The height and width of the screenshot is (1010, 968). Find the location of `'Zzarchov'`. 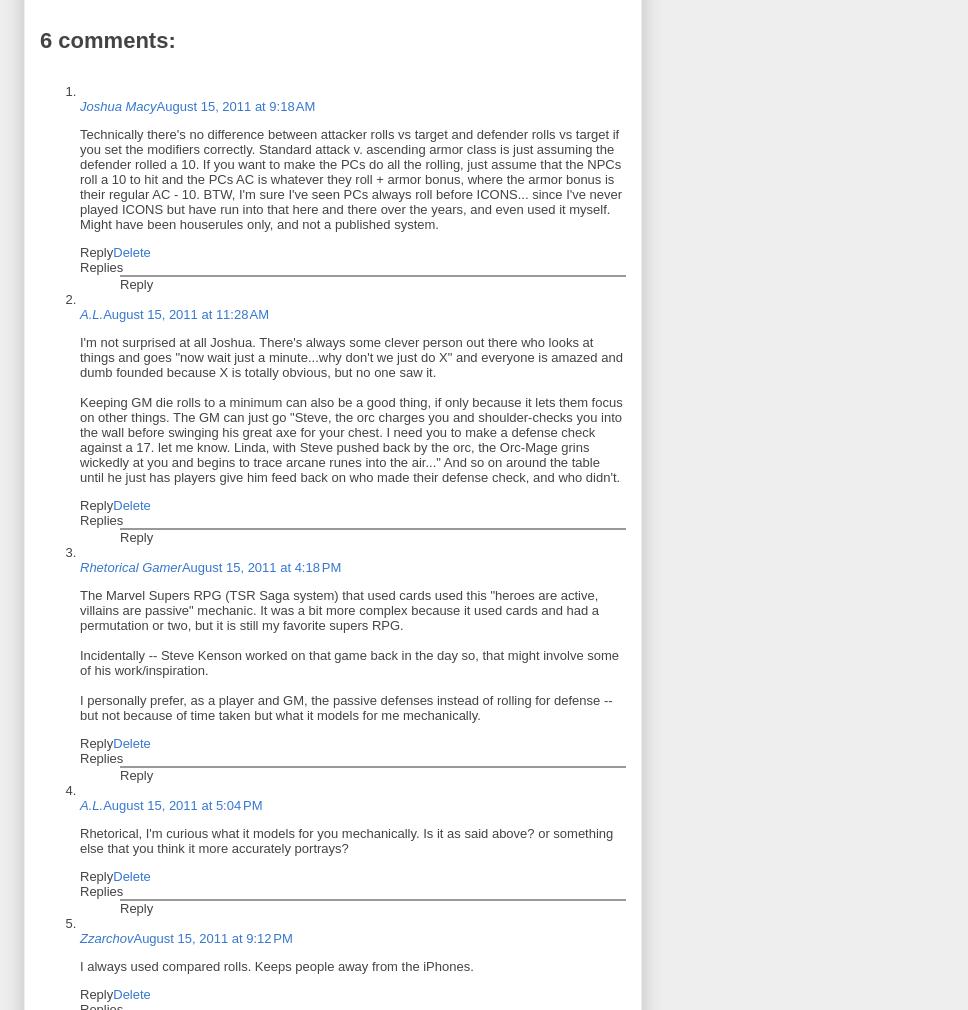

'Zzarchov' is located at coordinates (106, 937).